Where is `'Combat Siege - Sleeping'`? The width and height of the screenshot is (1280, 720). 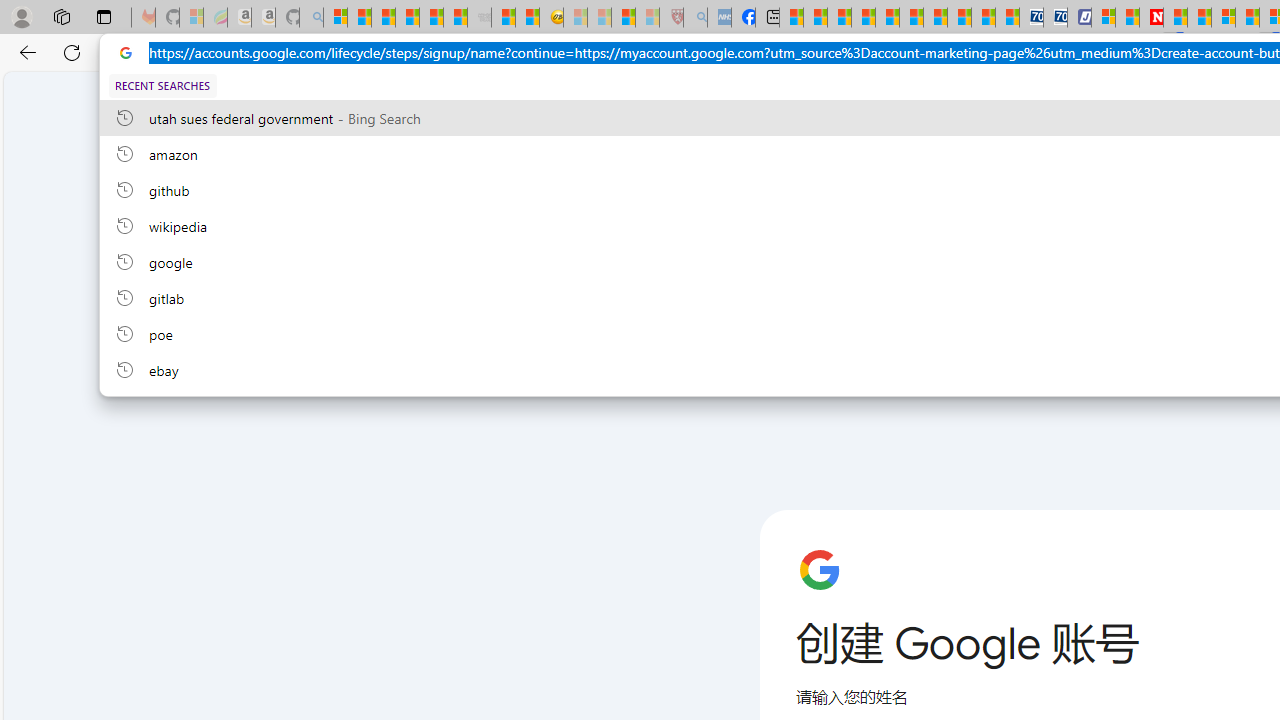
'Combat Siege - Sleeping' is located at coordinates (480, 17).